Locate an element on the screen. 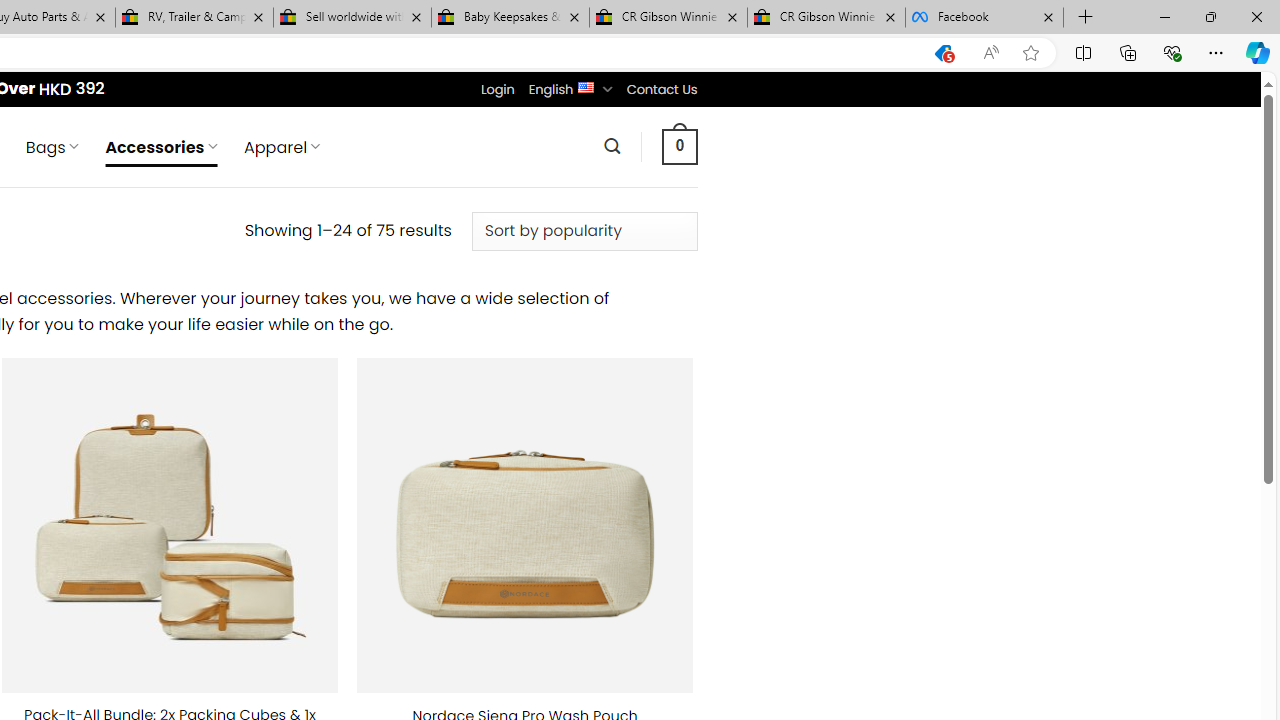 The height and width of the screenshot is (720, 1280). 'Facebook' is located at coordinates (984, 17).